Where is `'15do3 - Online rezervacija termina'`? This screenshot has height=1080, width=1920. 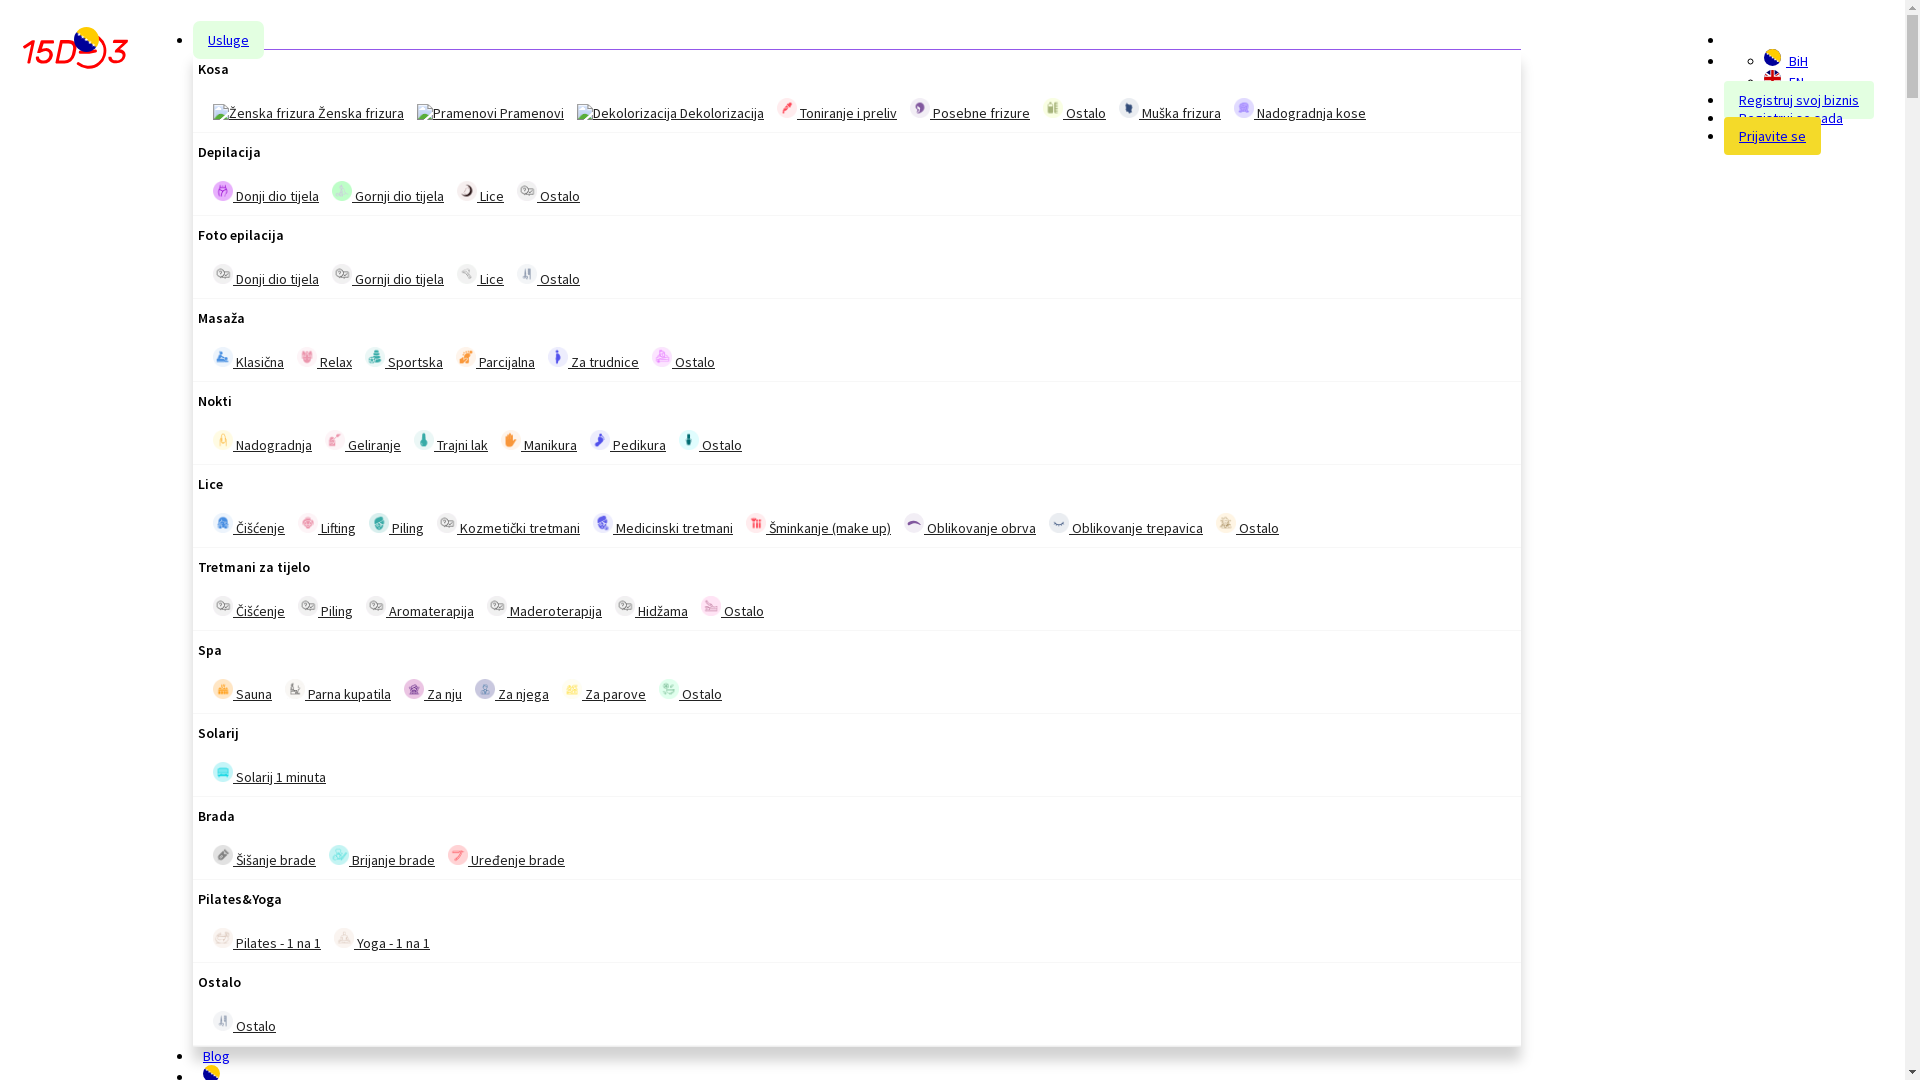
'15do3 - Online rezervacija termina' is located at coordinates (23, 49).